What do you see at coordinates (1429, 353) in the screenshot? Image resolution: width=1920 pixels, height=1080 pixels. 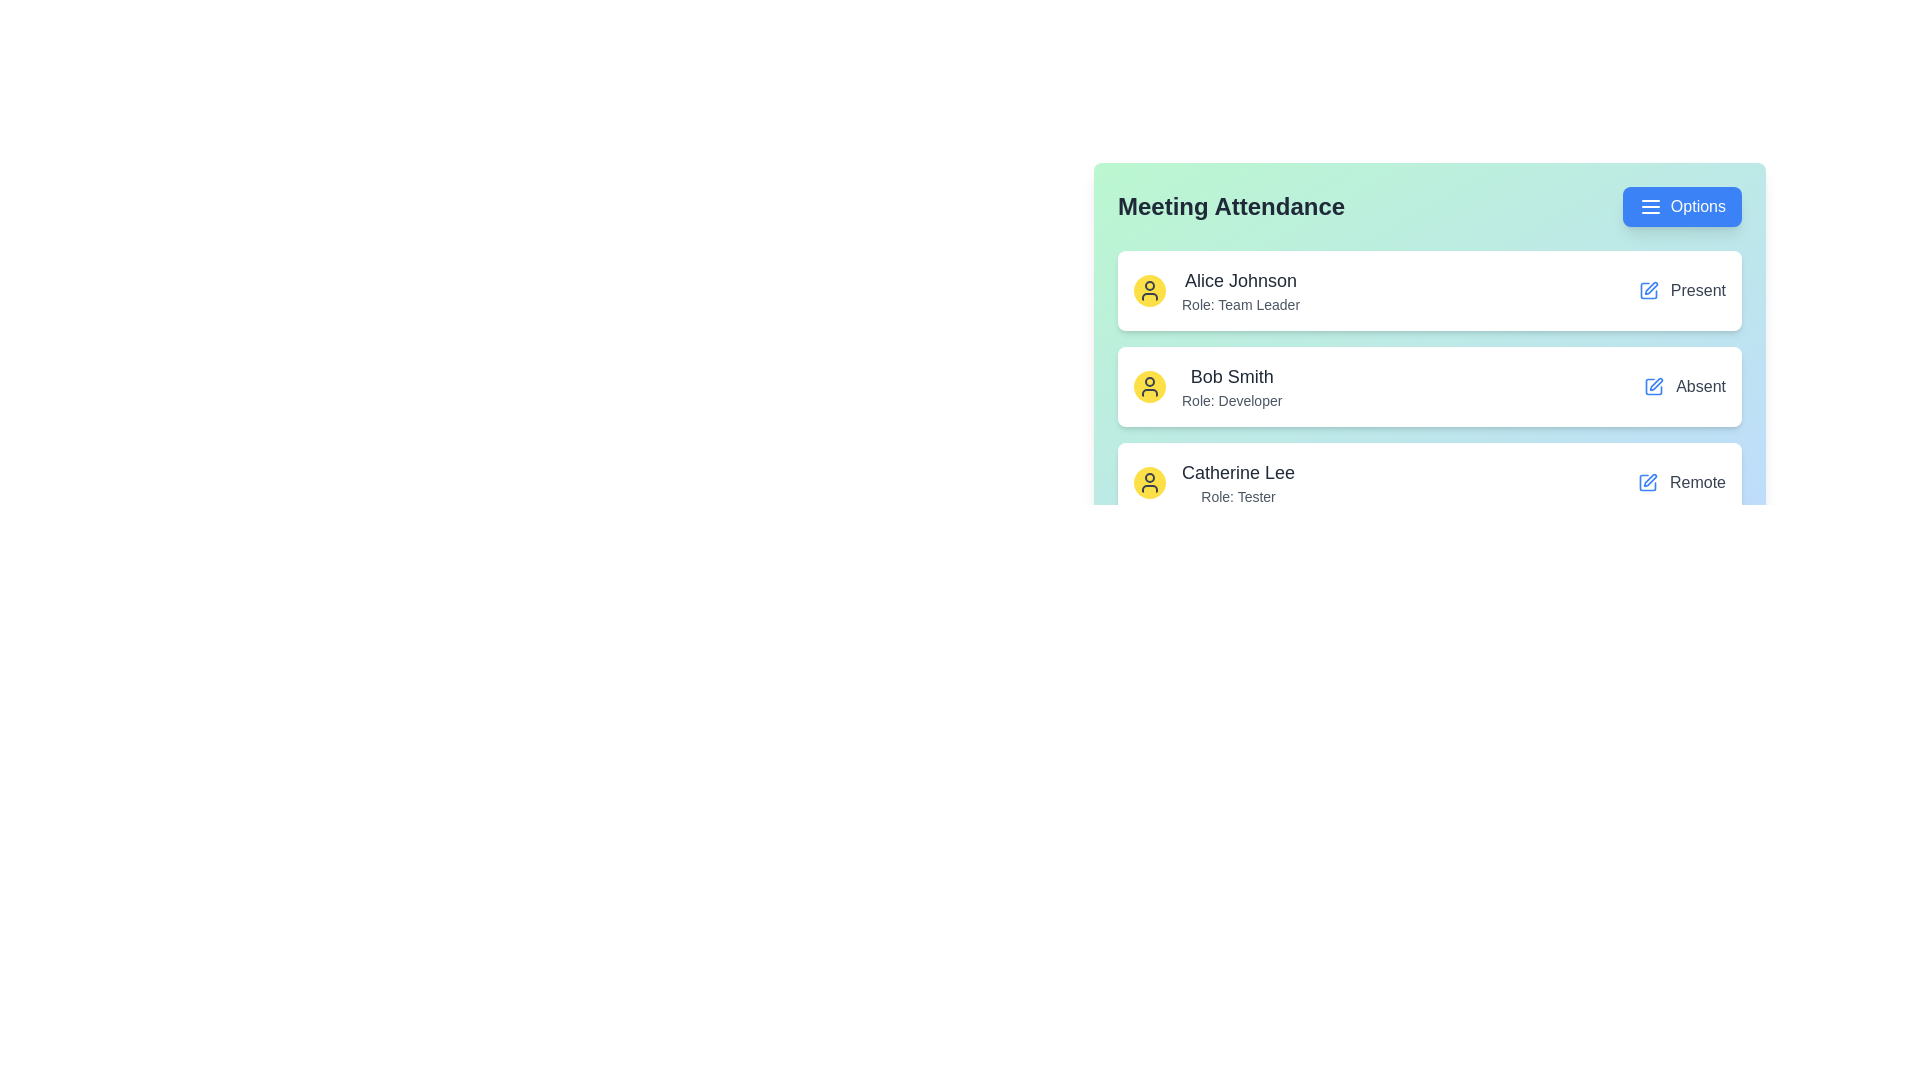 I see `Informational box containing details about Bob Smith, which is the second box in a vertical stack of three items` at bounding box center [1429, 353].